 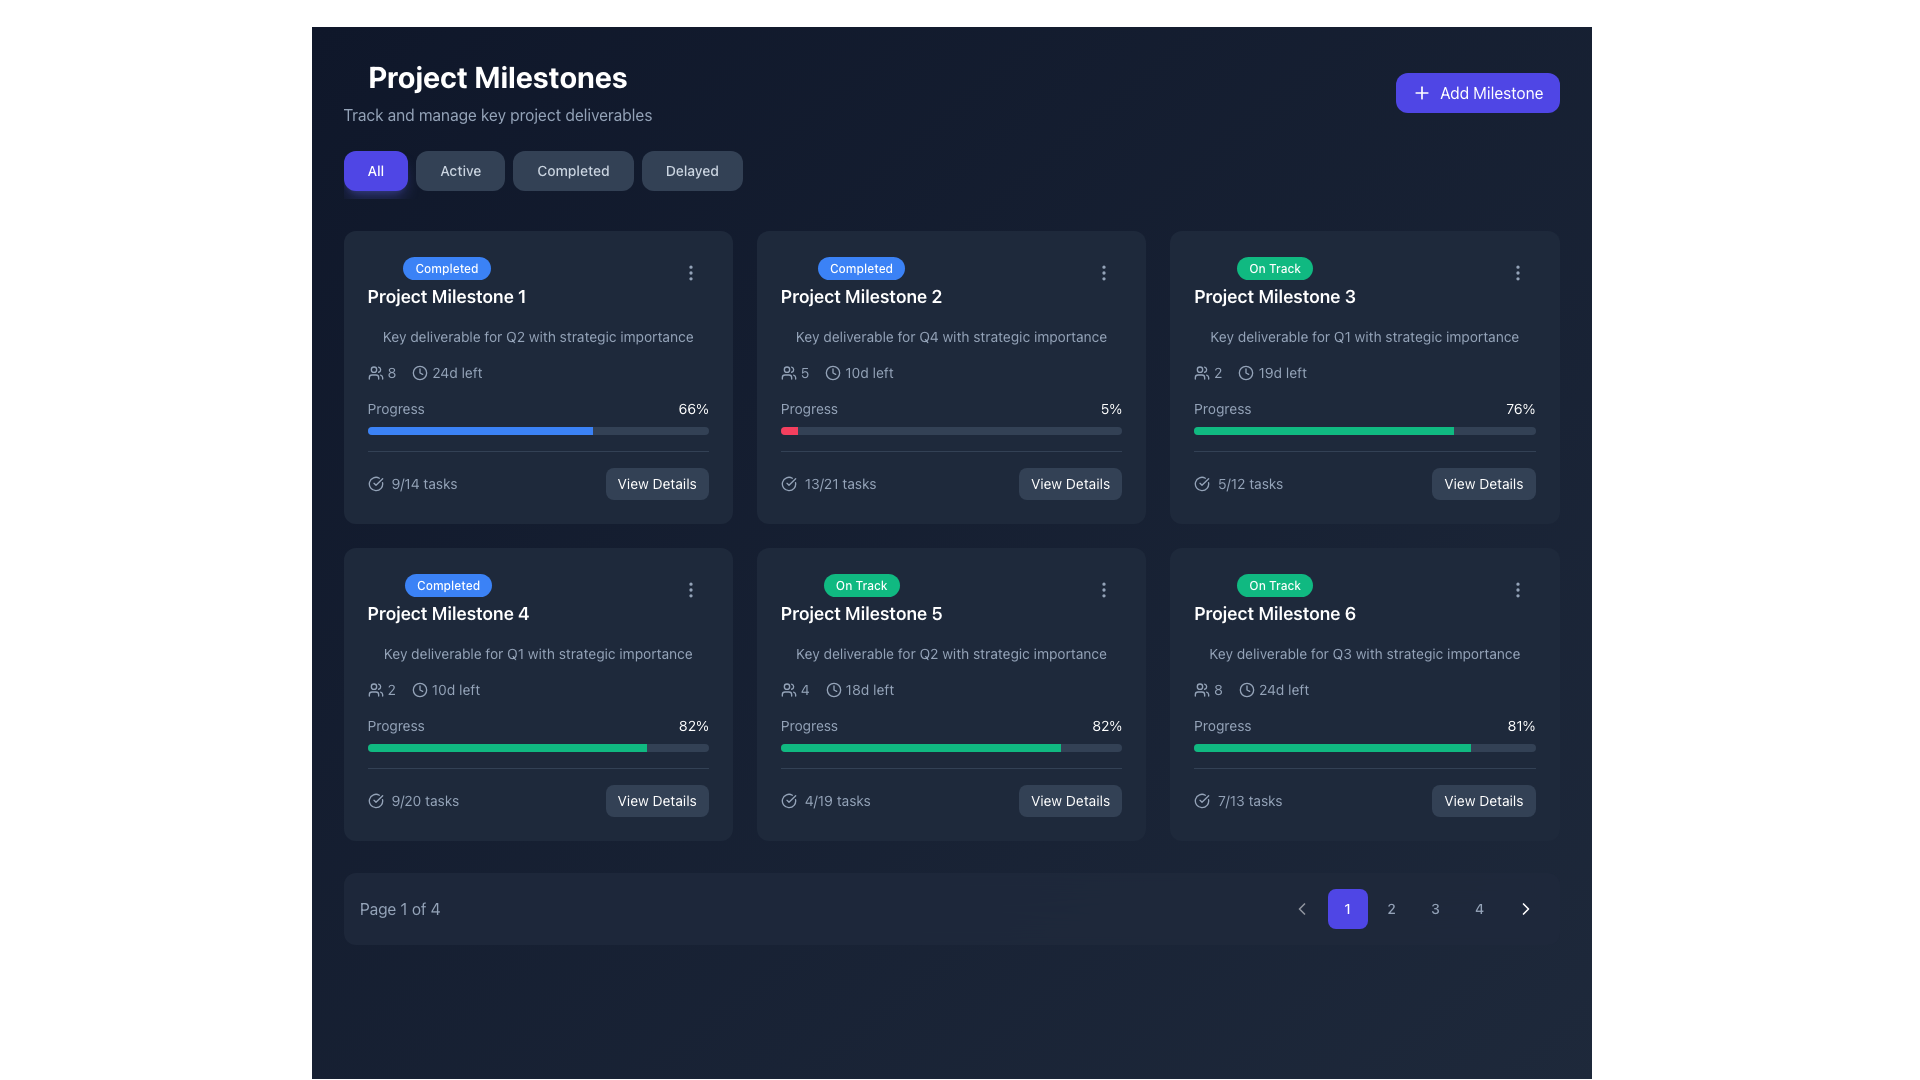 What do you see at coordinates (950, 415) in the screenshot?
I see `the Progress bar with textual percentage indicator within the 'Project Milestone 2' card to visualize the completion status of a task` at bounding box center [950, 415].